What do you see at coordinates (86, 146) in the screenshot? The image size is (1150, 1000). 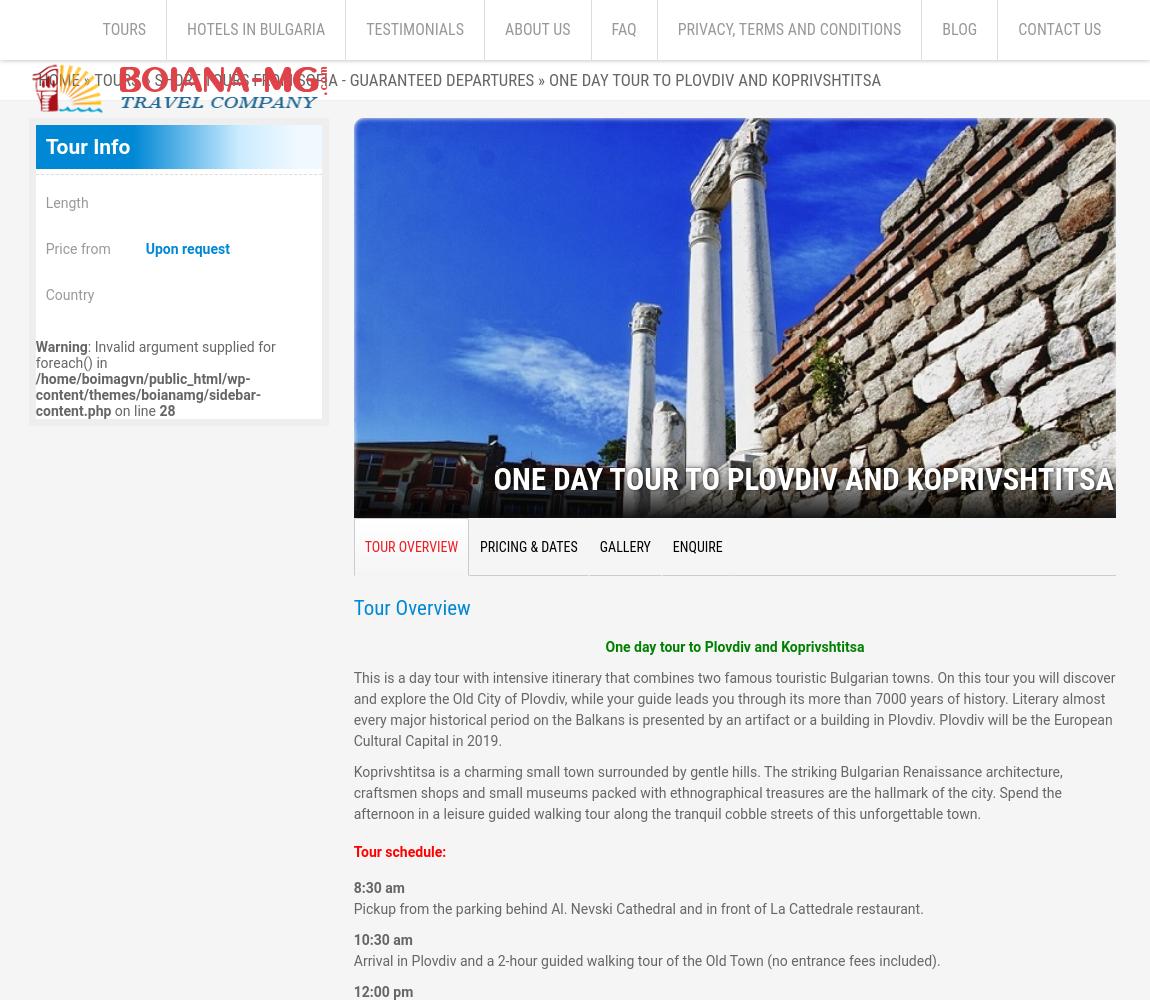 I see `'Tour Info'` at bounding box center [86, 146].